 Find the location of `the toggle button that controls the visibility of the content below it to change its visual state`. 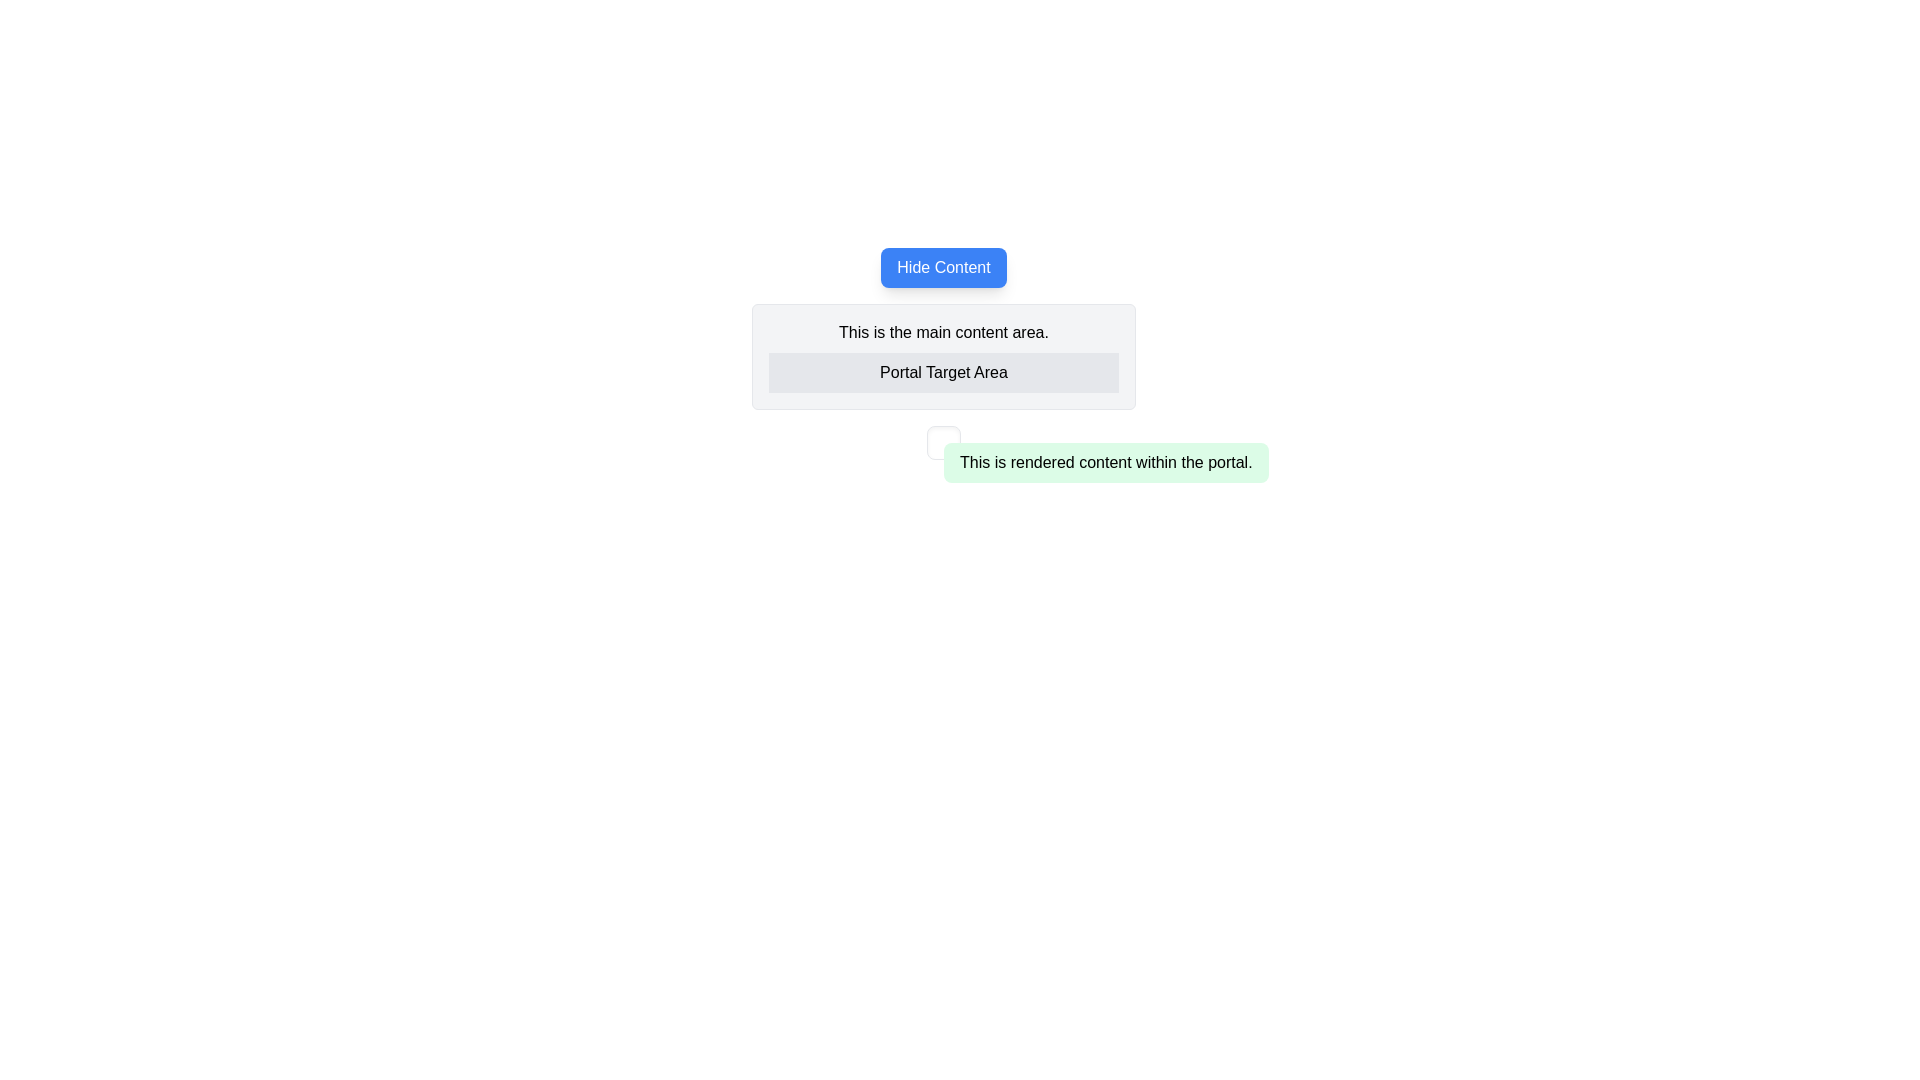

the toggle button that controls the visibility of the content below it to change its visual state is located at coordinates (943, 266).